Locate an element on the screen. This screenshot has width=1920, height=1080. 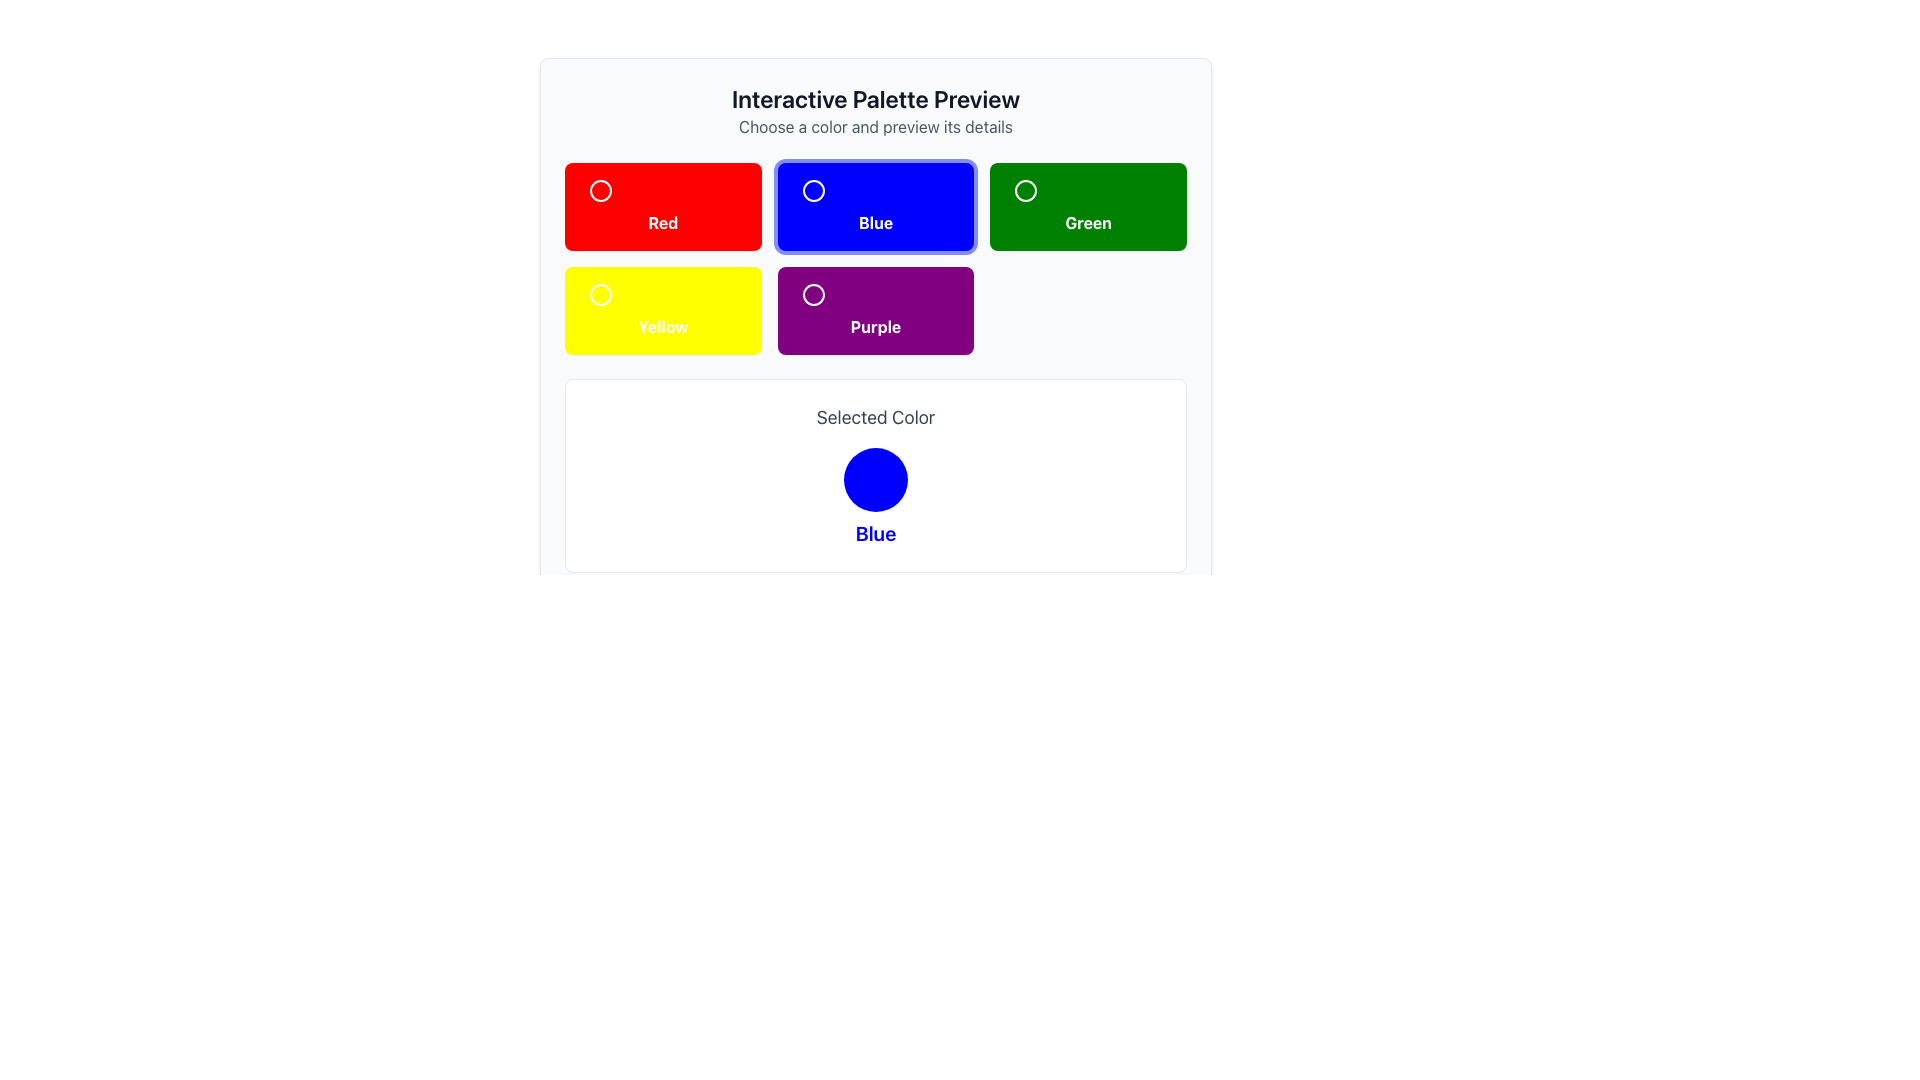
the visual state of the Circle SVG element indicating the selection status of the green button in the top right corner of the 'Interactive Palette Preview' is located at coordinates (1026, 191).